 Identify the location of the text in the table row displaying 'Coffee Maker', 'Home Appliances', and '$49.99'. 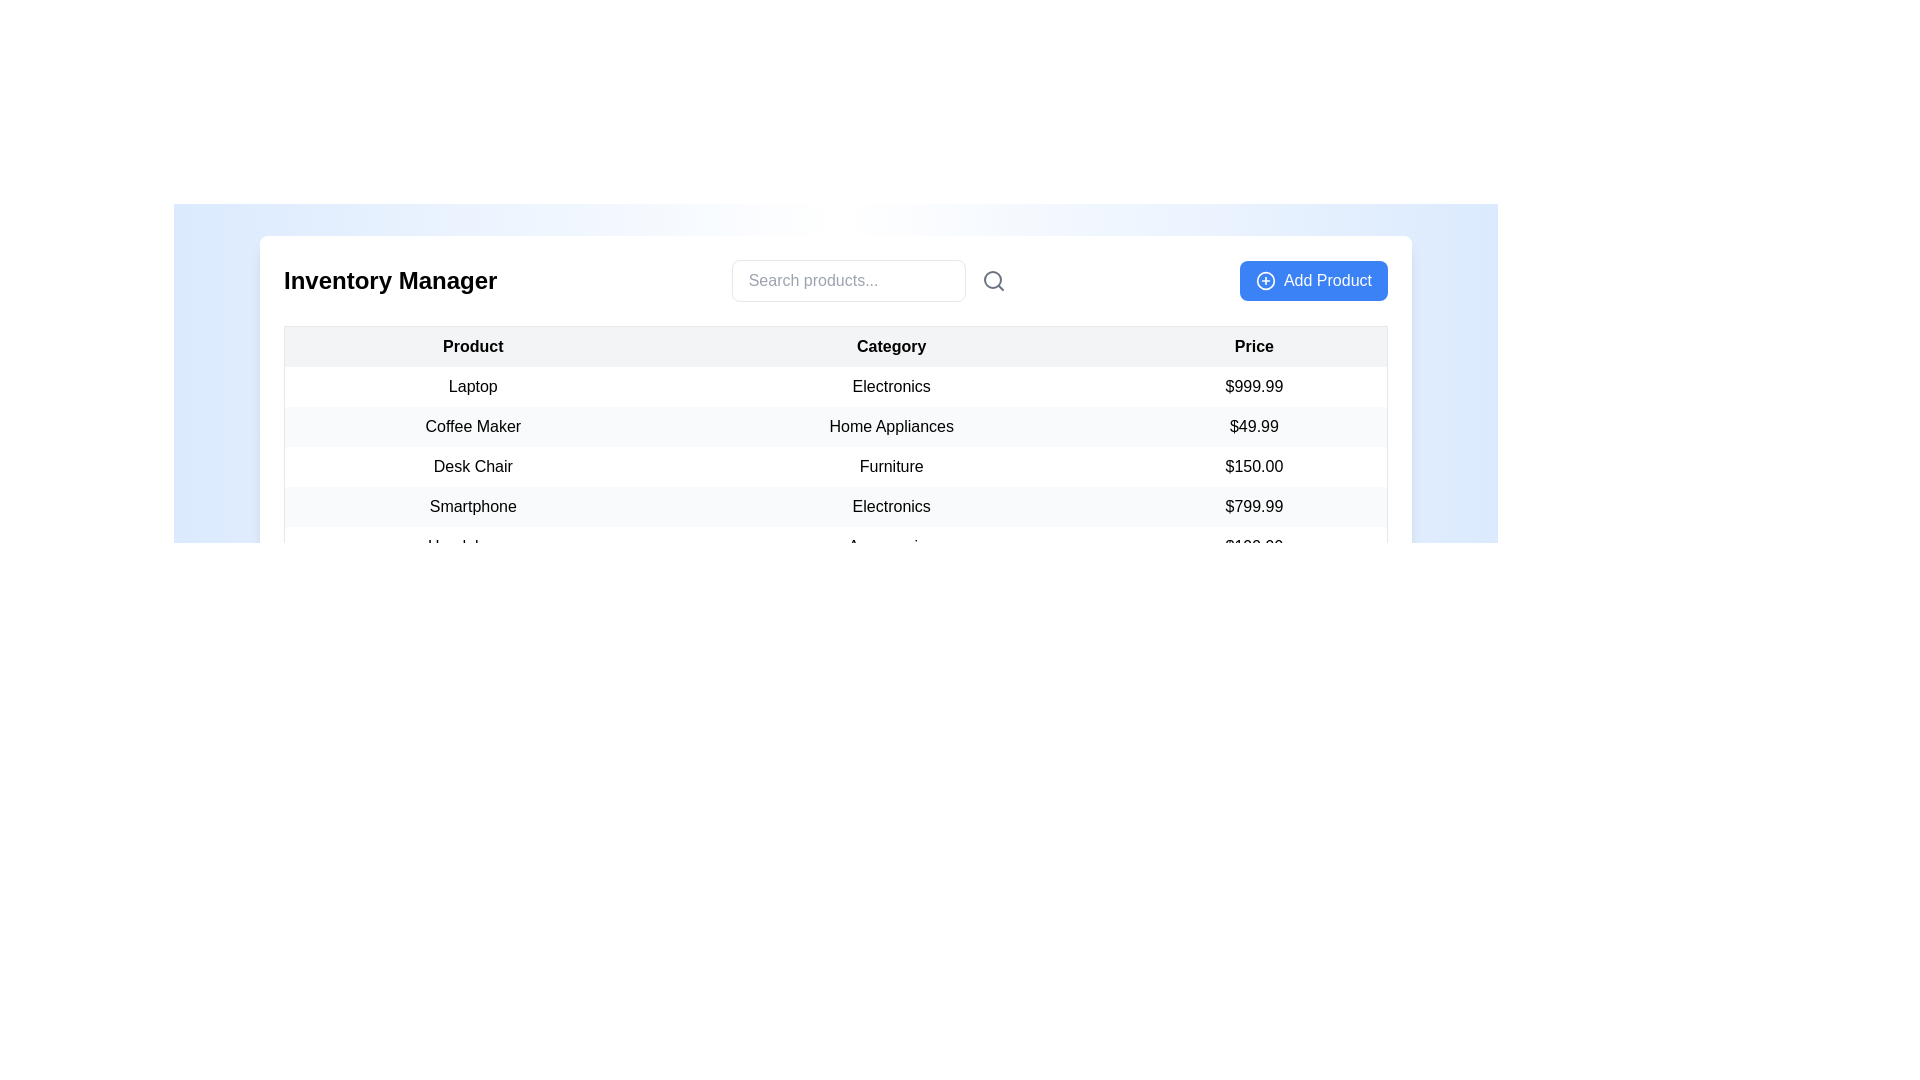
(835, 426).